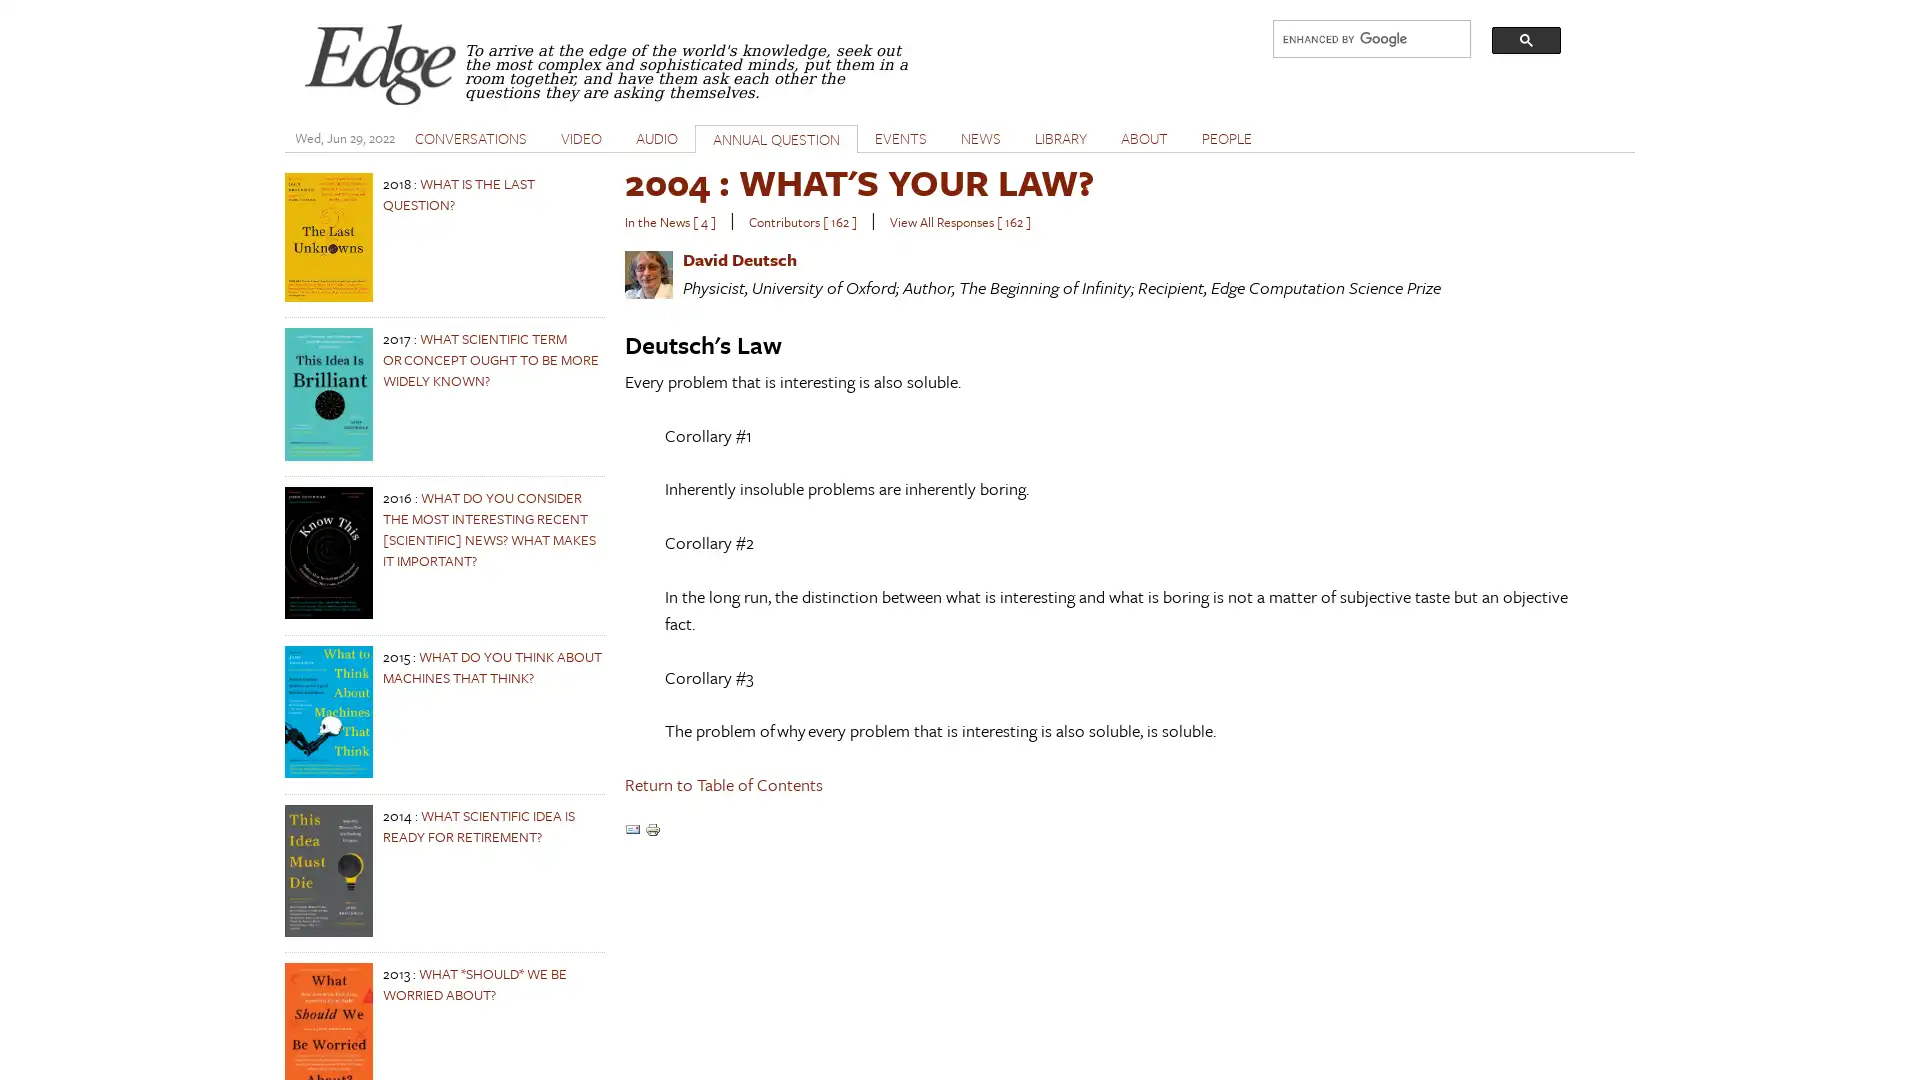 The image size is (1920, 1080). I want to click on search, so click(1525, 39).